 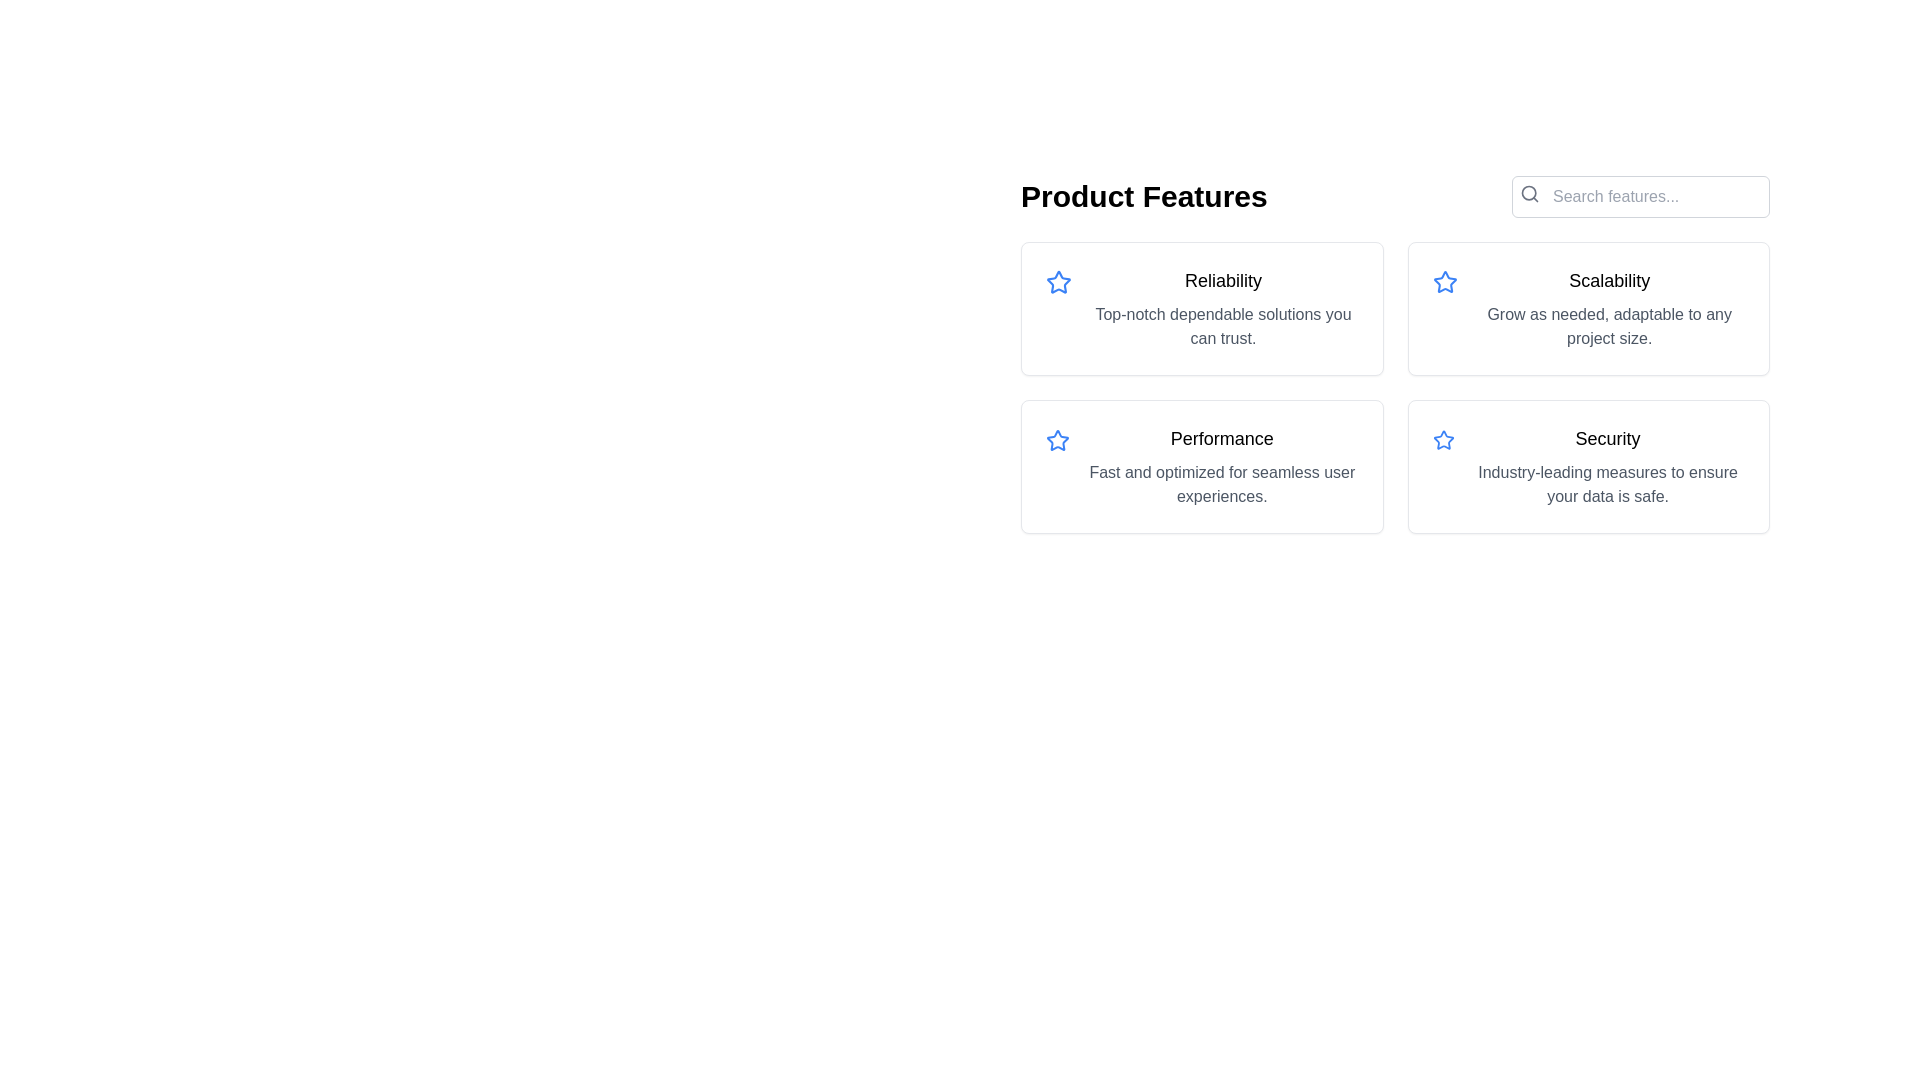 What do you see at coordinates (1144, 196) in the screenshot?
I see `the text header labeled 'Product Features', which is prominently styled in a large bold font and located at the upper-left corner of its section` at bounding box center [1144, 196].